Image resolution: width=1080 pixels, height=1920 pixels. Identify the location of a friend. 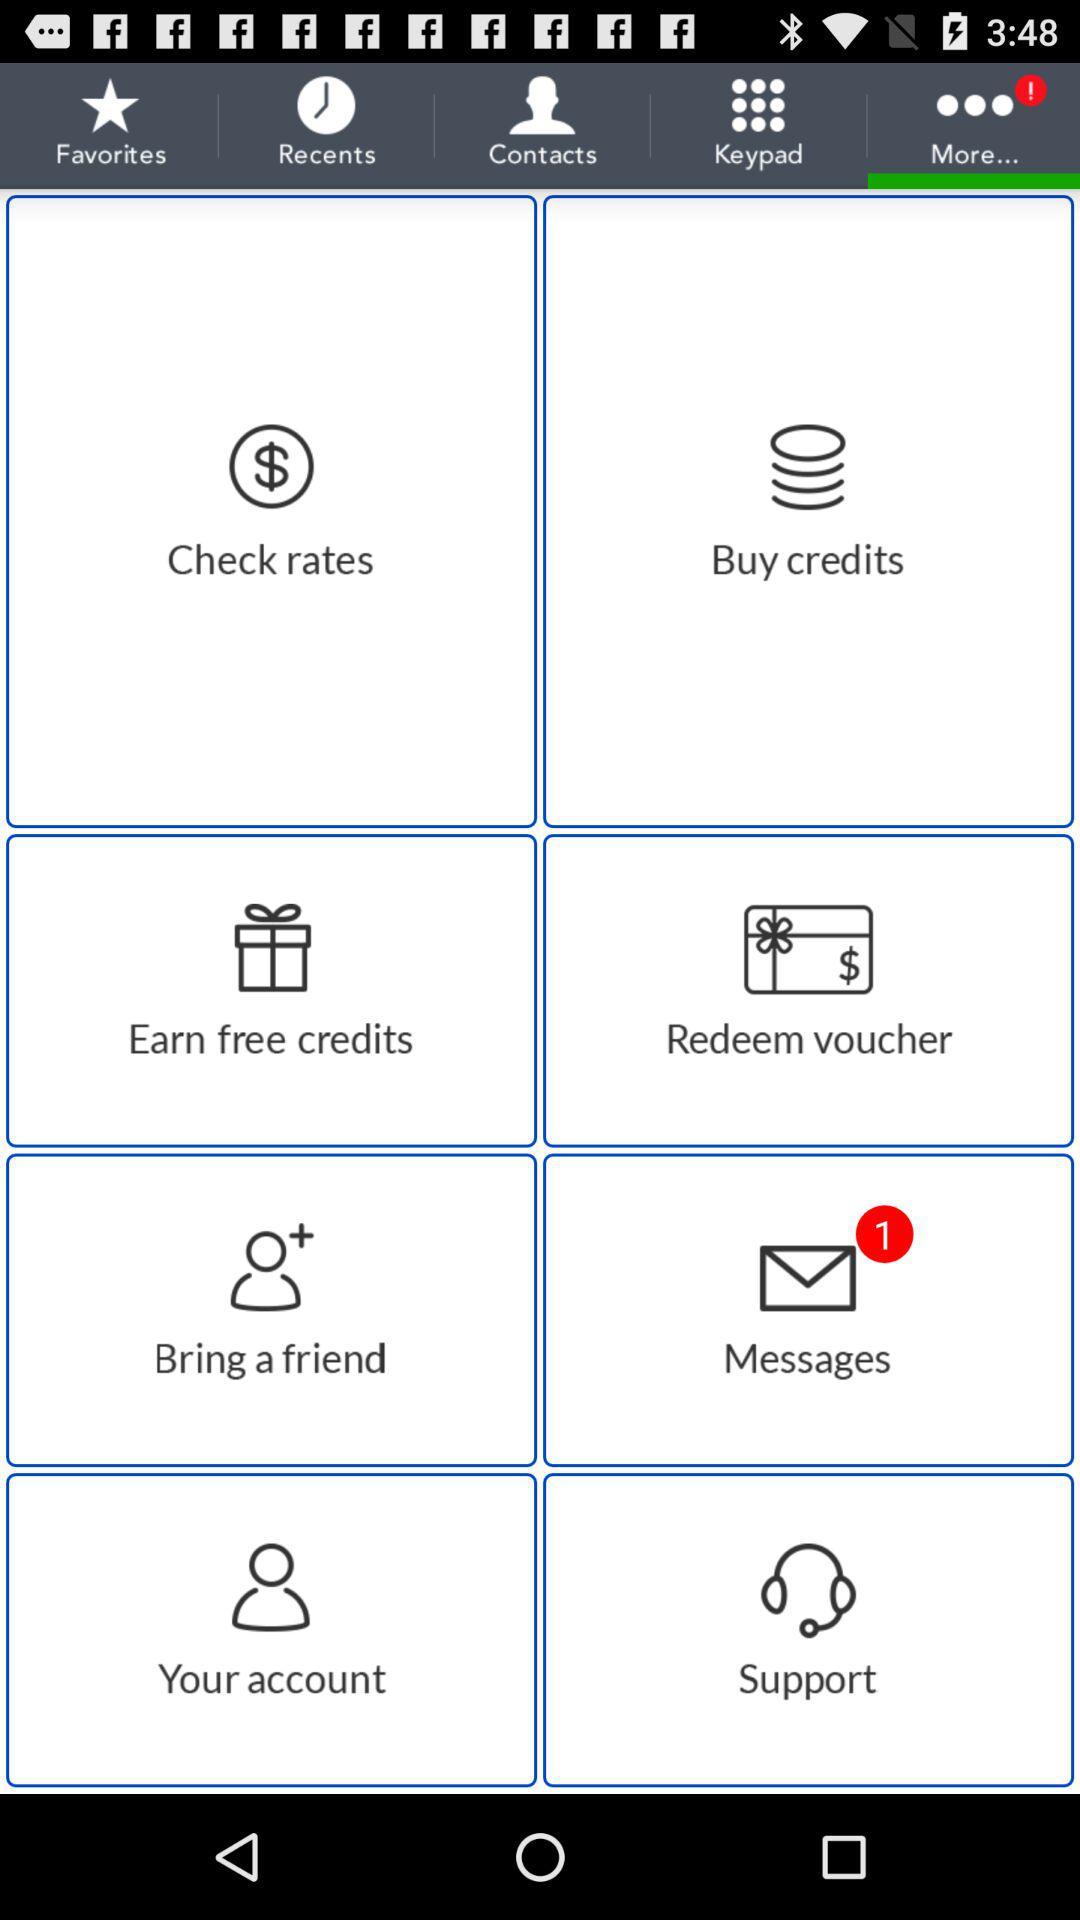
(271, 1310).